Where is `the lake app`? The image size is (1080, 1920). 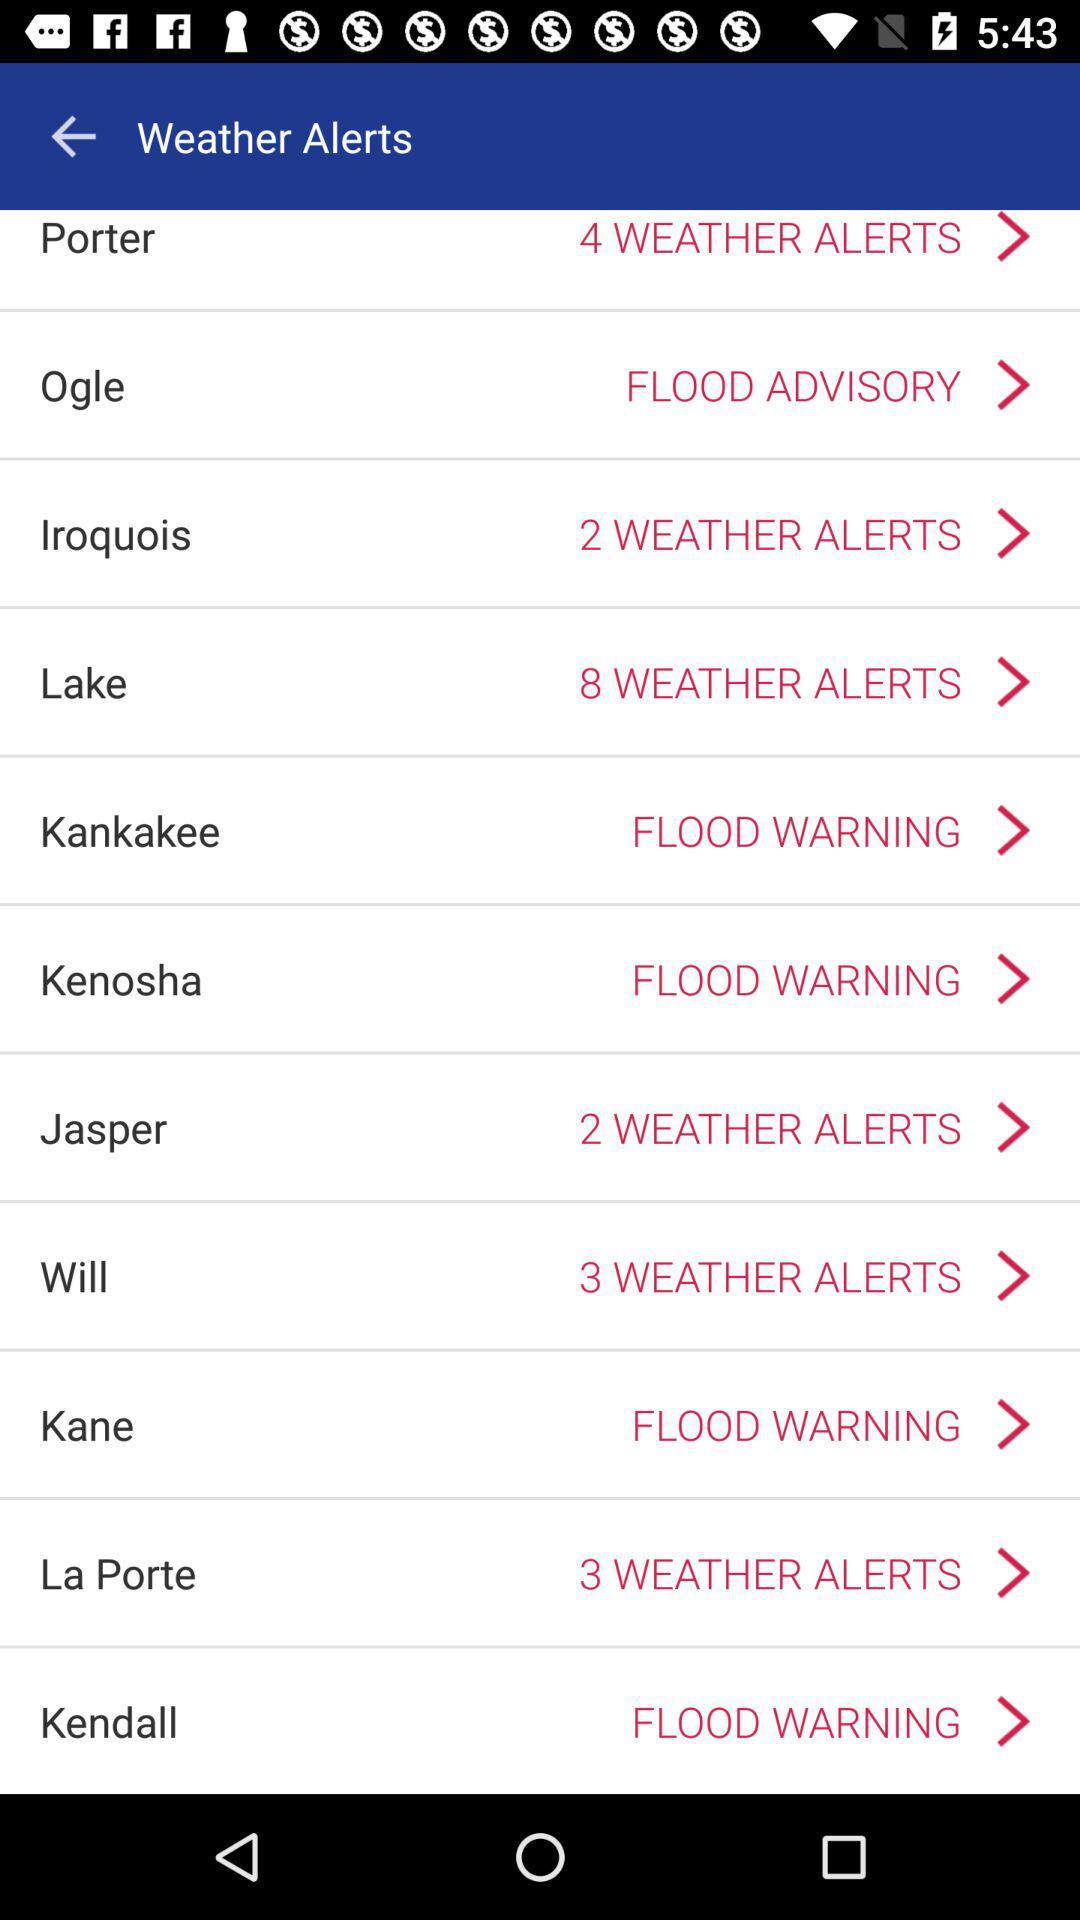
the lake app is located at coordinates (82, 681).